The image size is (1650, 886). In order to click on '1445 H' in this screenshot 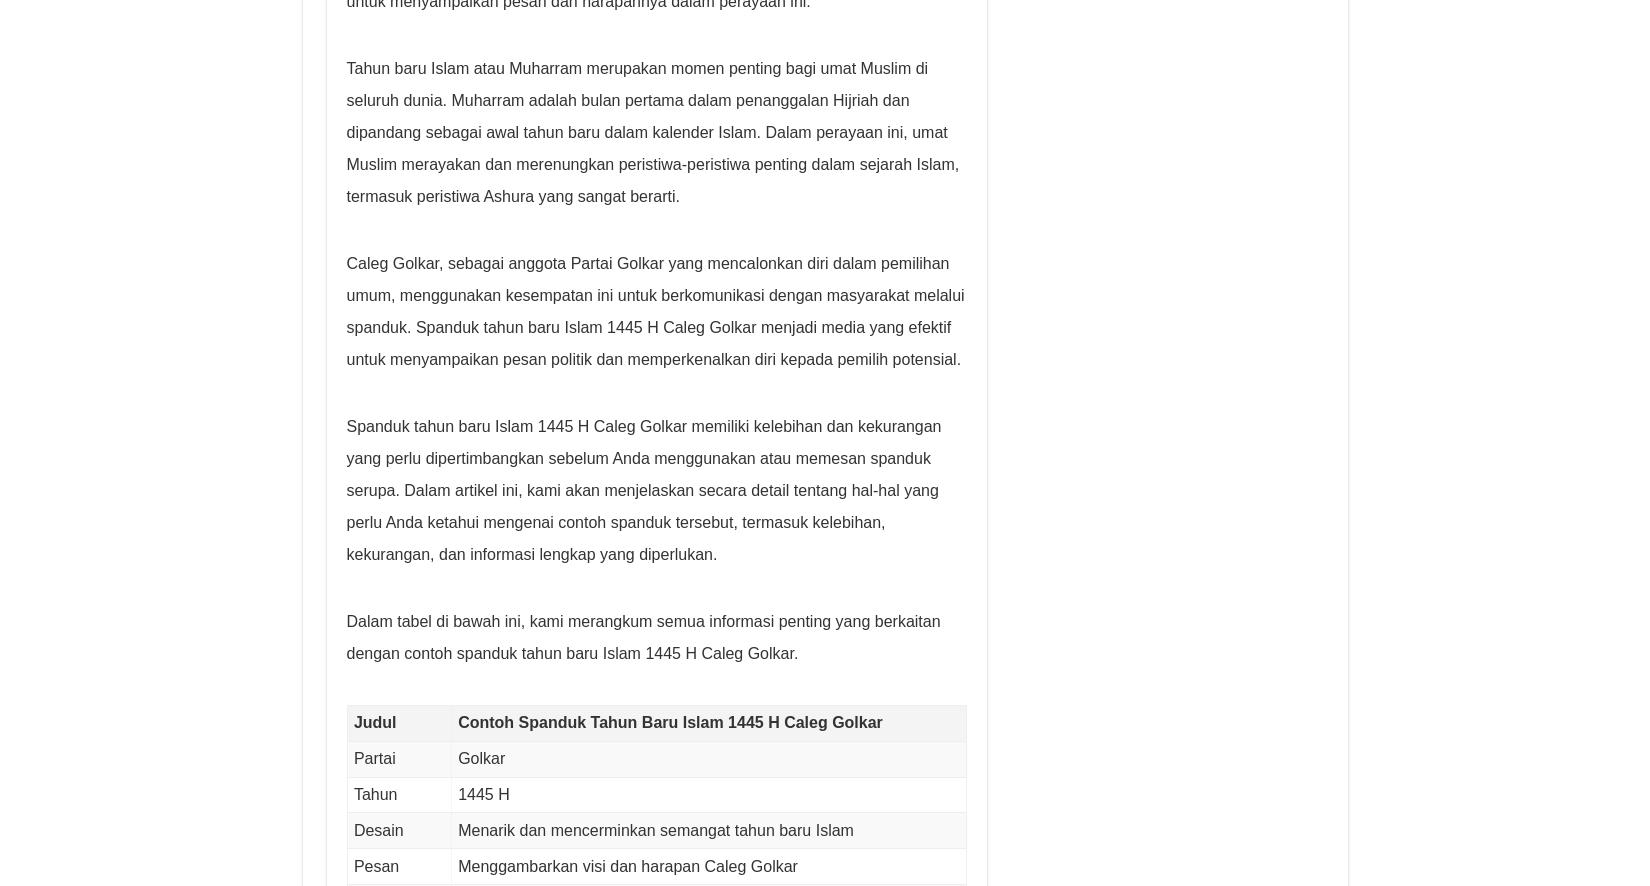, I will do `click(482, 792)`.